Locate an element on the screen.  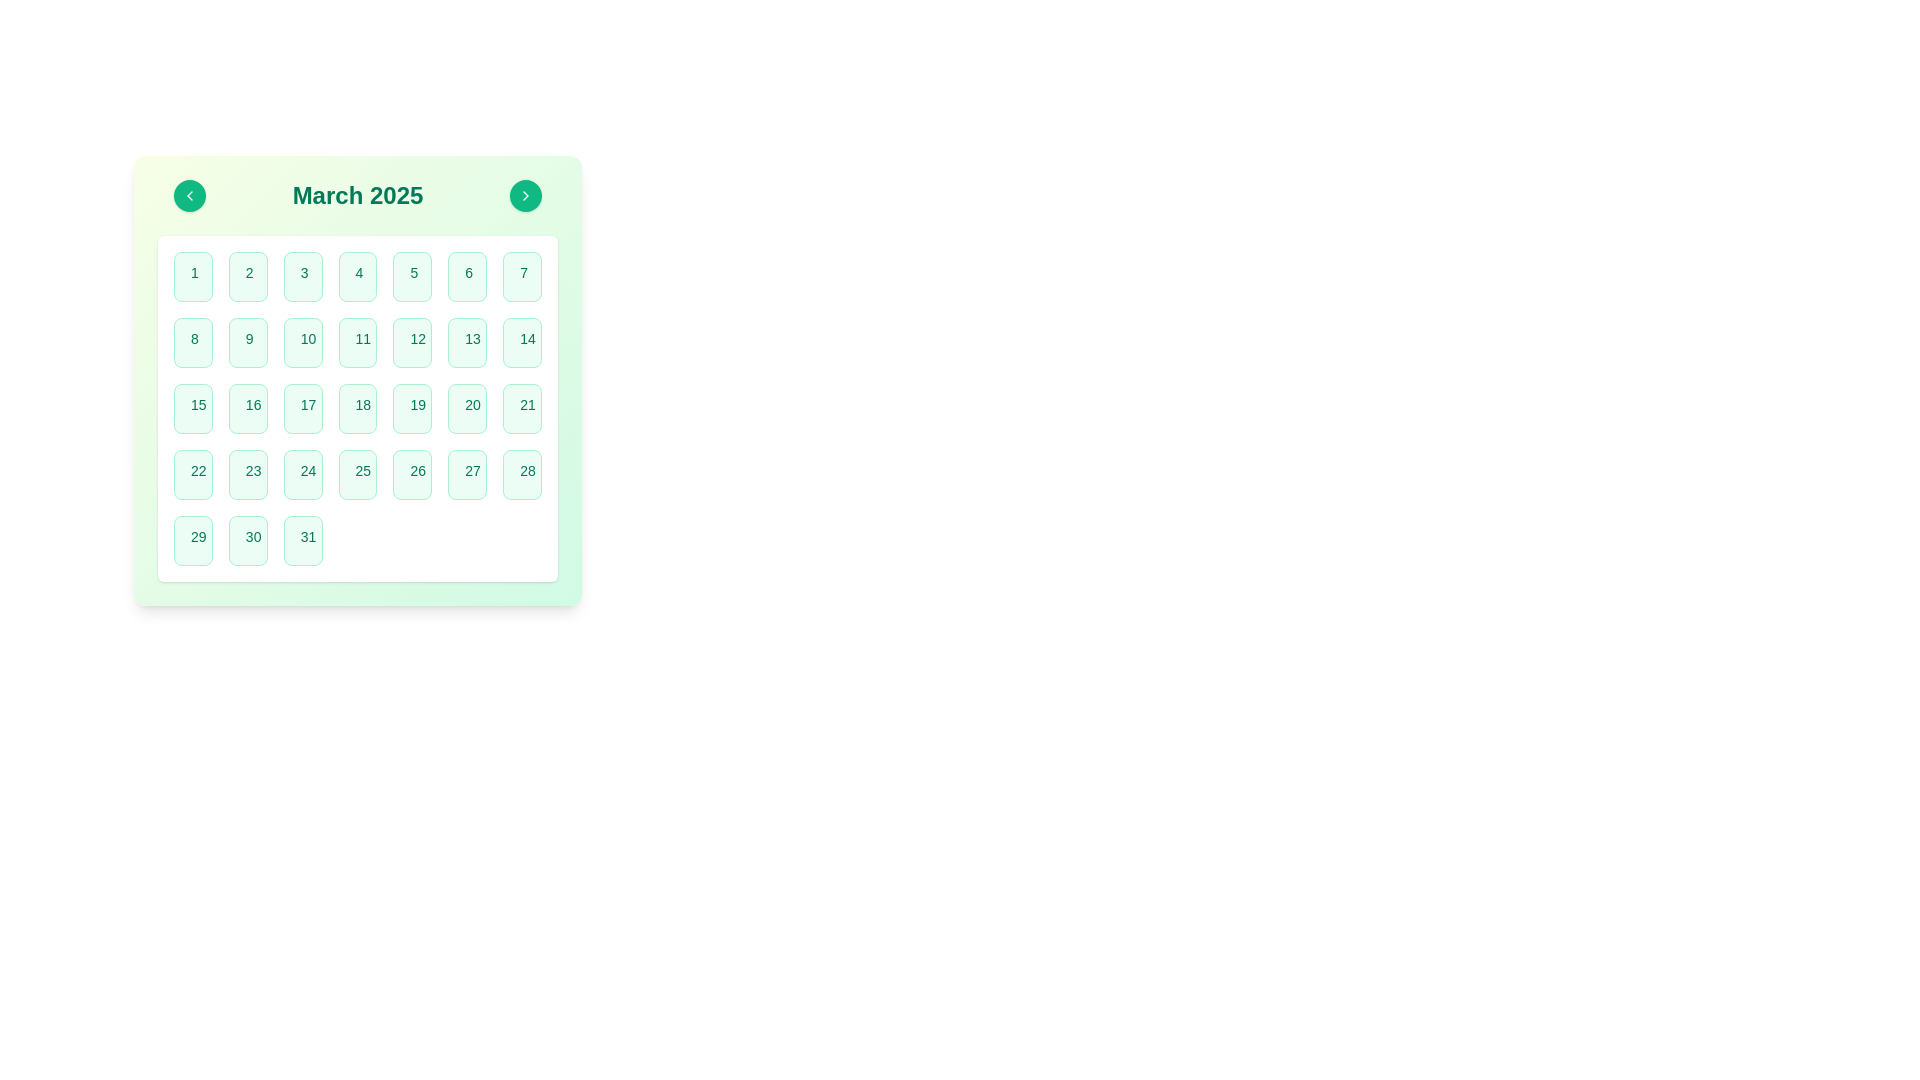
the text label displaying the number '12' in the calendar UI, which is styled in a small font size with medium weight and a greenish tone, located in the second row, fourth column of the grid is located at coordinates (417, 338).